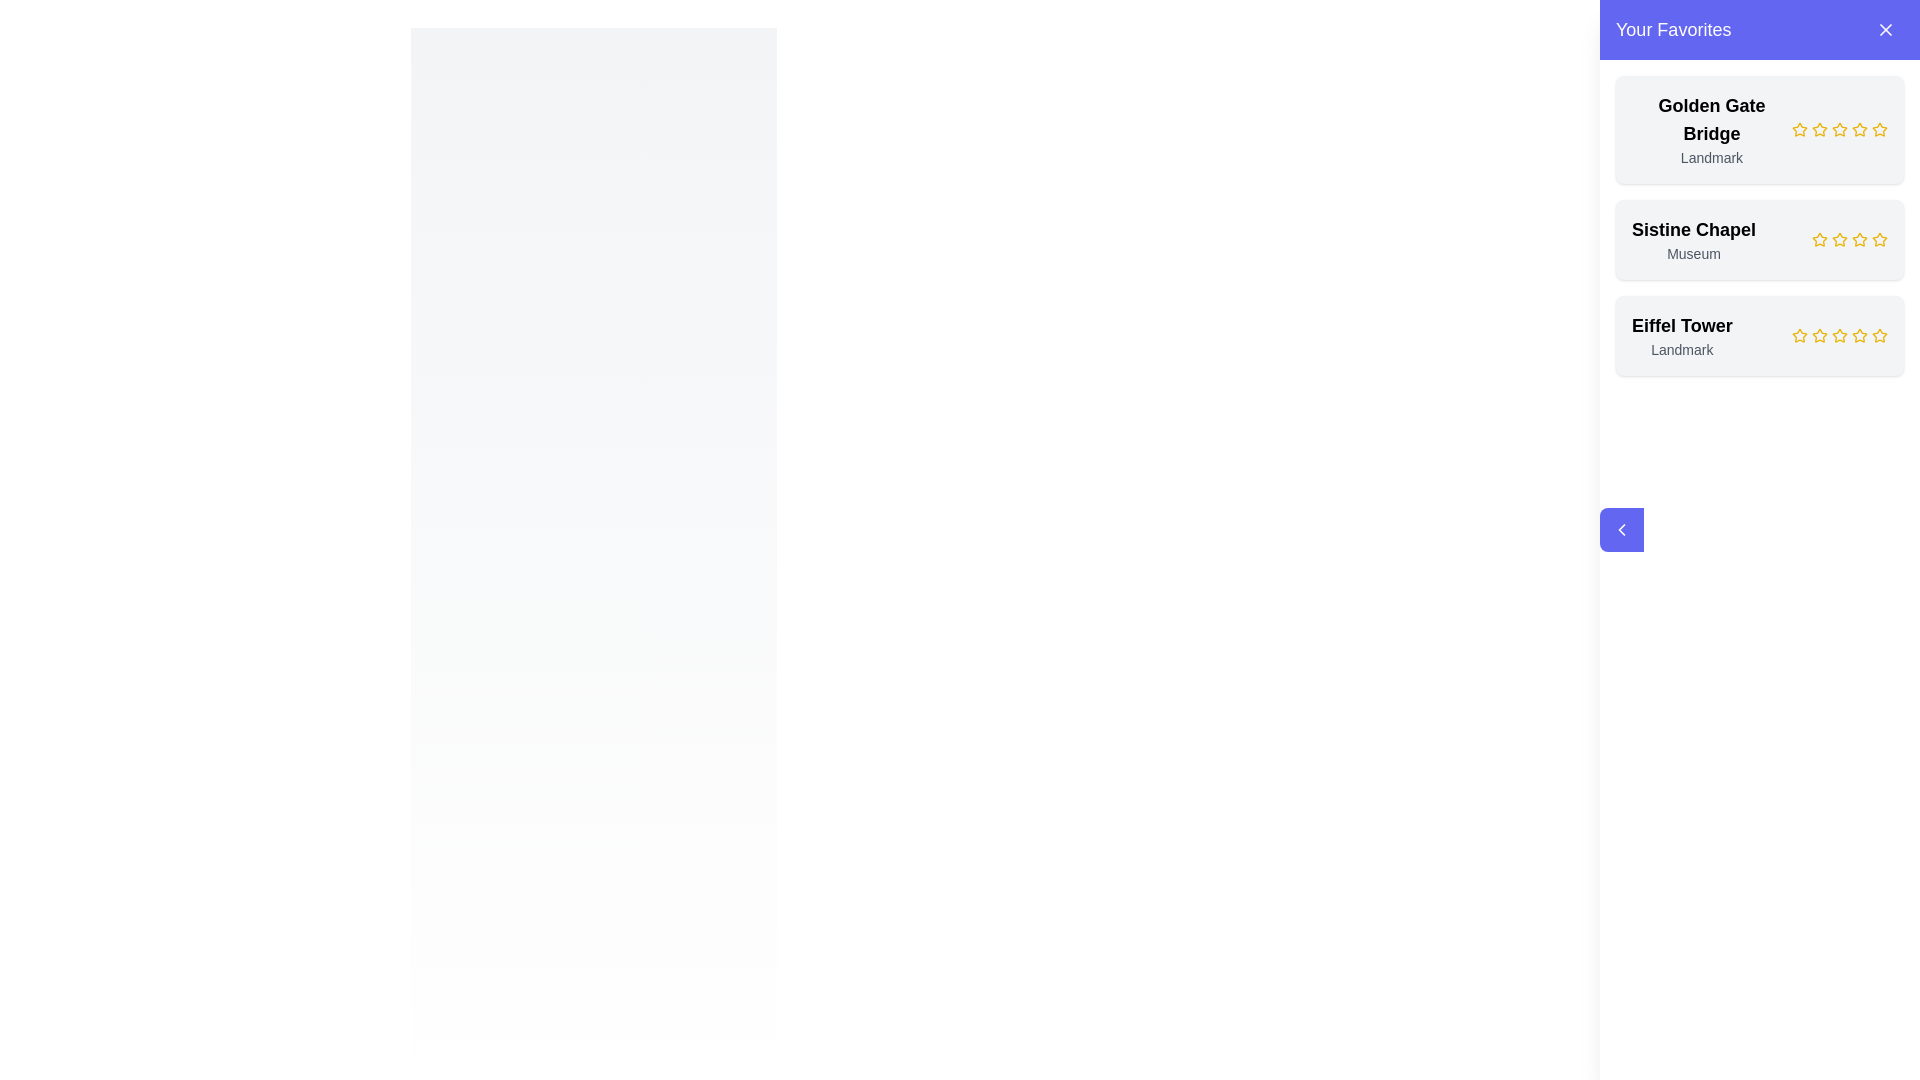  Describe the element at coordinates (1799, 128) in the screenshot. I see `the first rating star icon next to the 'Golden Gate Bridge' title to rate it` at that location.